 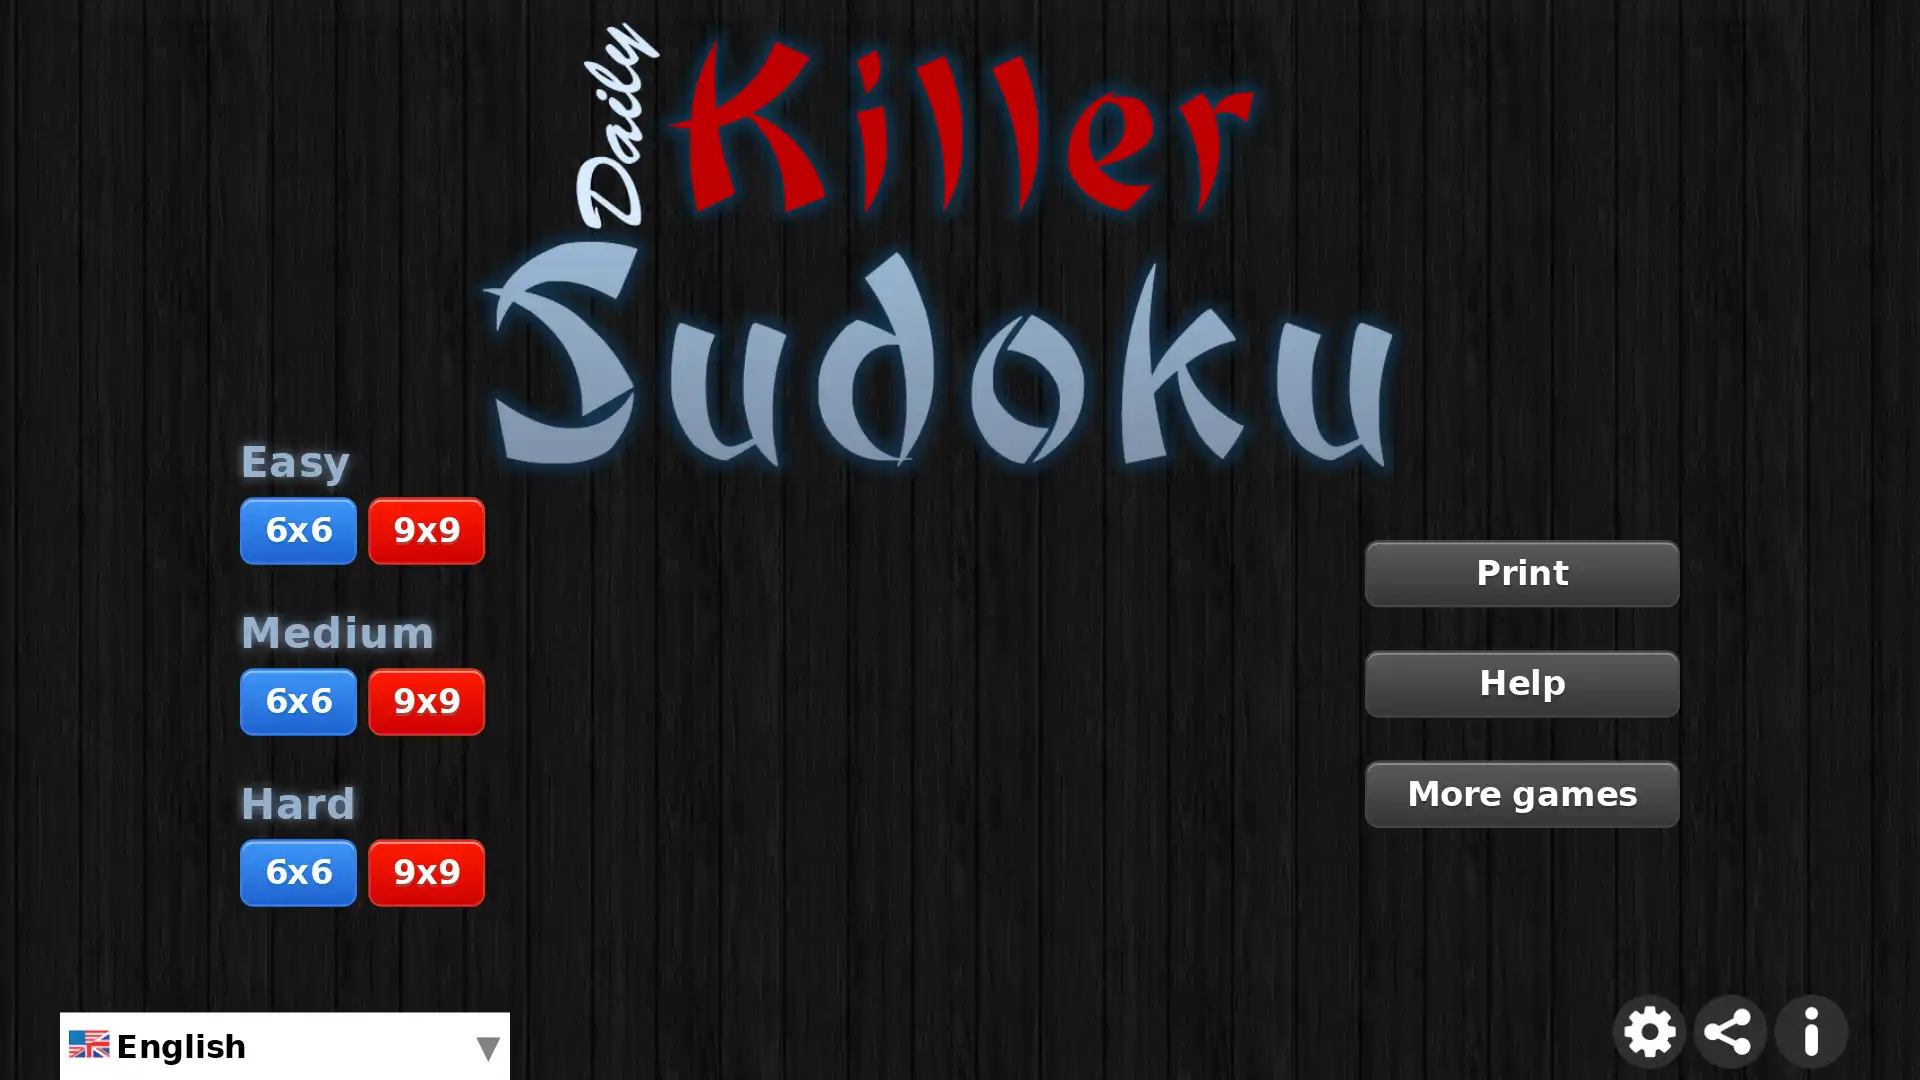 What do you see at coordinates (297, 700) in the screenshot?
I see `6x6` at bounding box center [297, 700].